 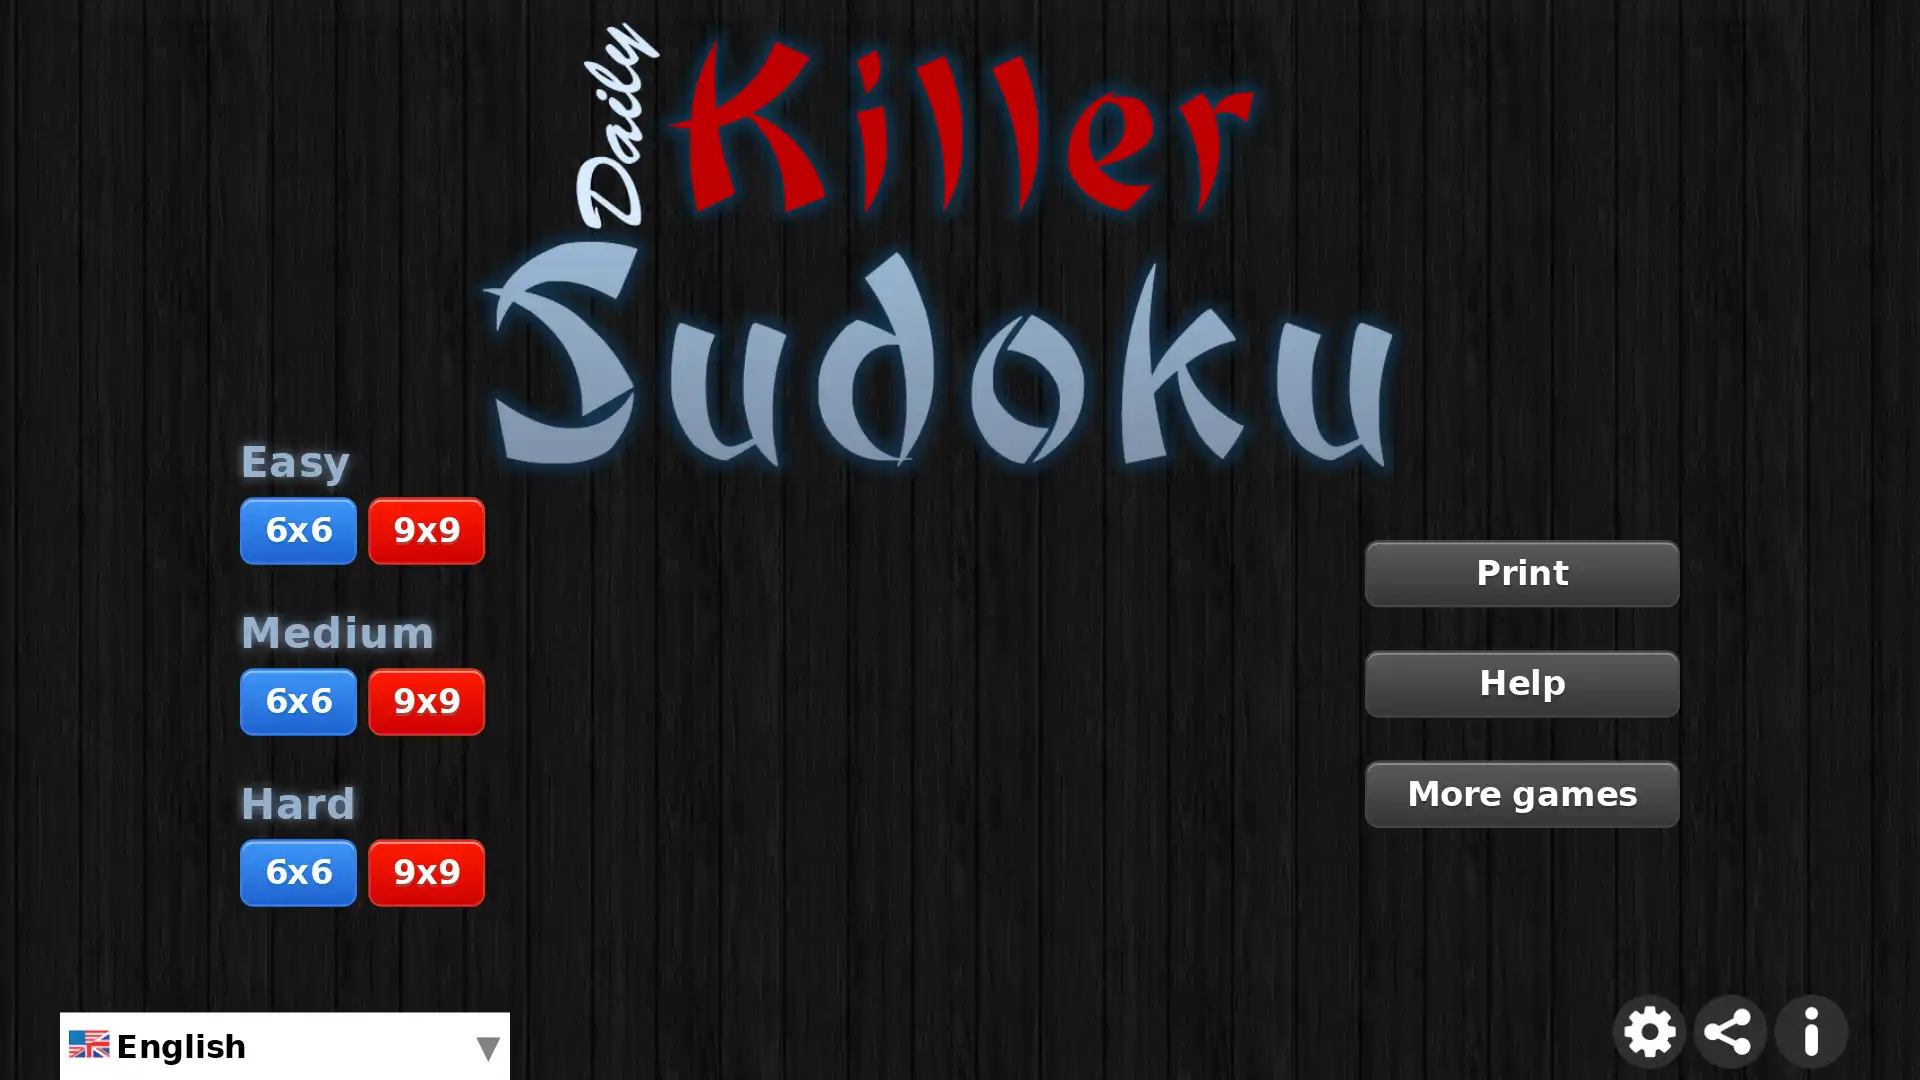 What do you see at coordinates (297, 700) in the screenshot?
I see `6x6` at bounding box center [297, 700].